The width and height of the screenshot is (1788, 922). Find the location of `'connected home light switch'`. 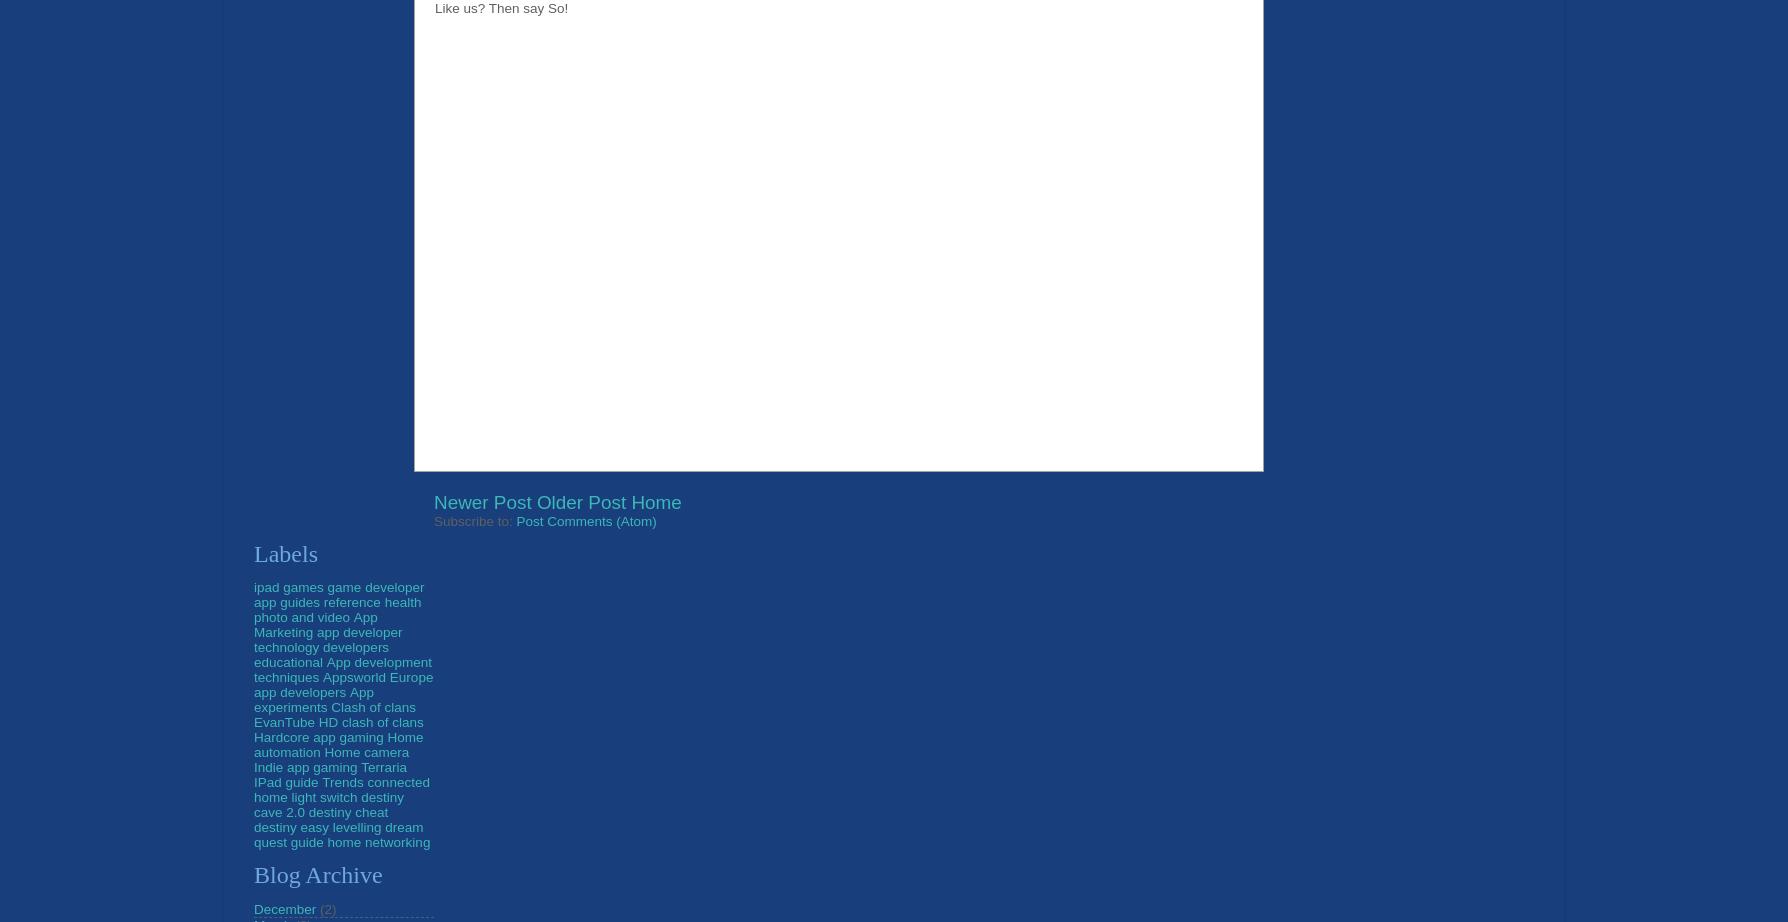

'connected home light switch' is located at coordinates (340, 787).